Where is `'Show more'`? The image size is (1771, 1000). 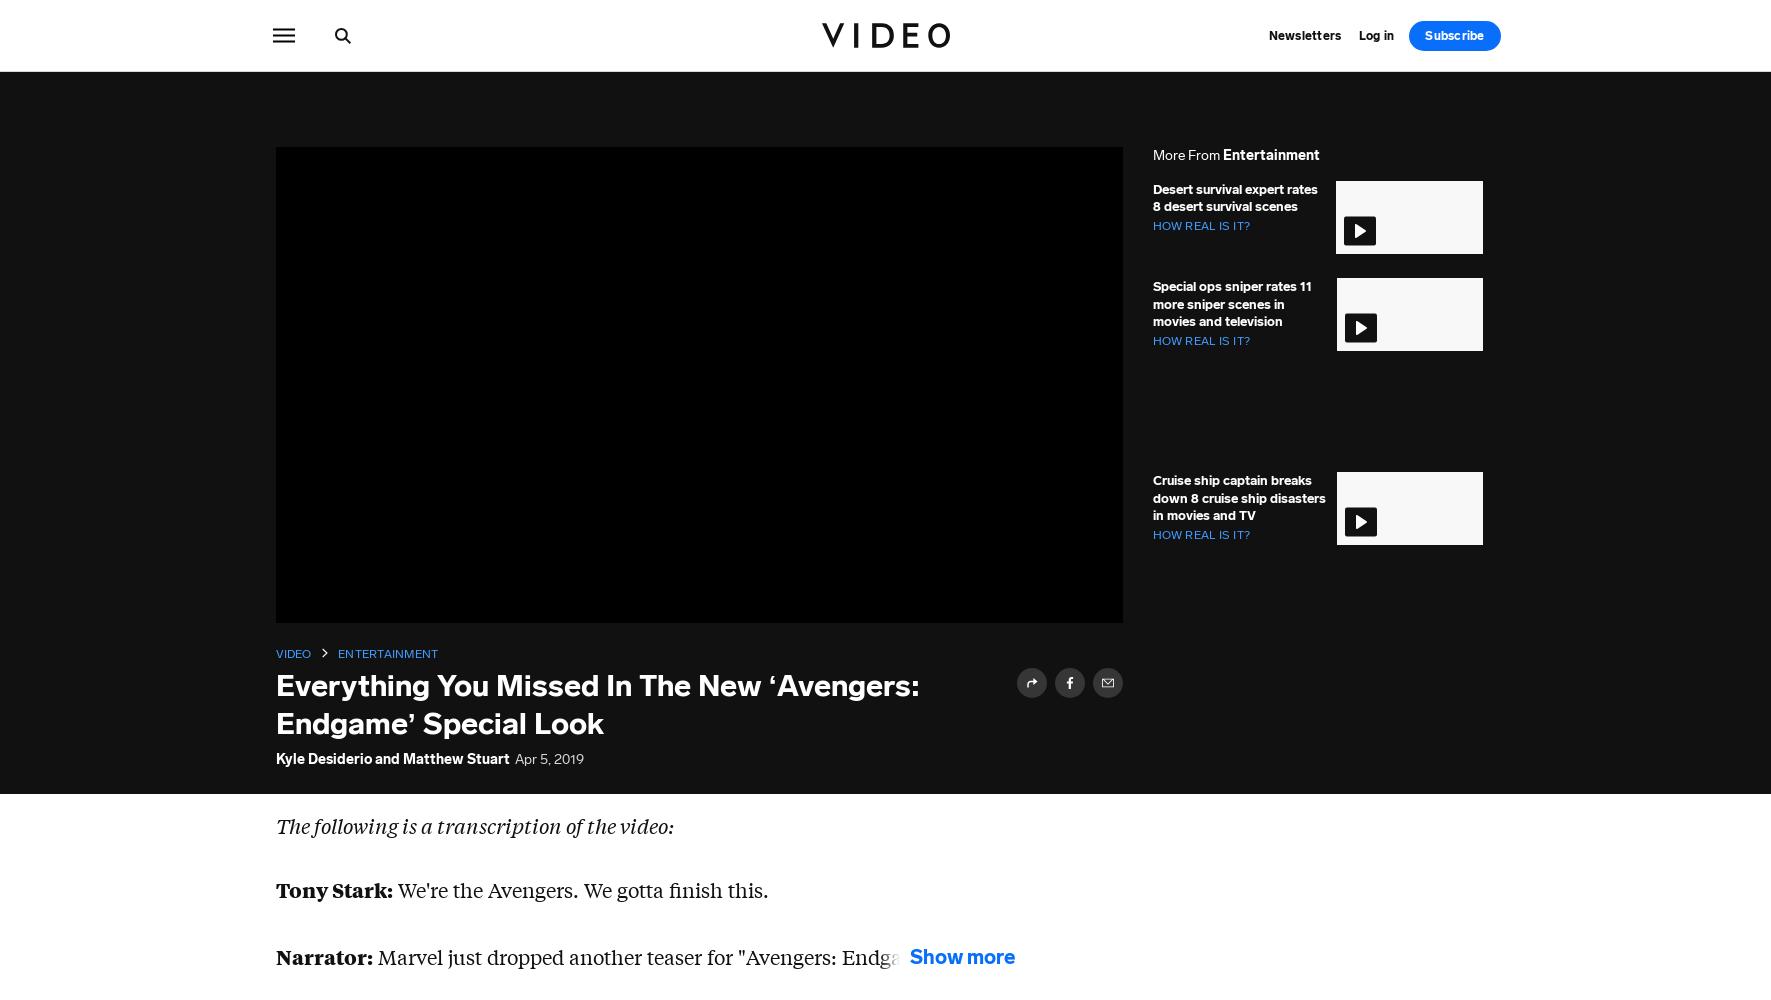
'Show more' is located at coordinates (962, 955).